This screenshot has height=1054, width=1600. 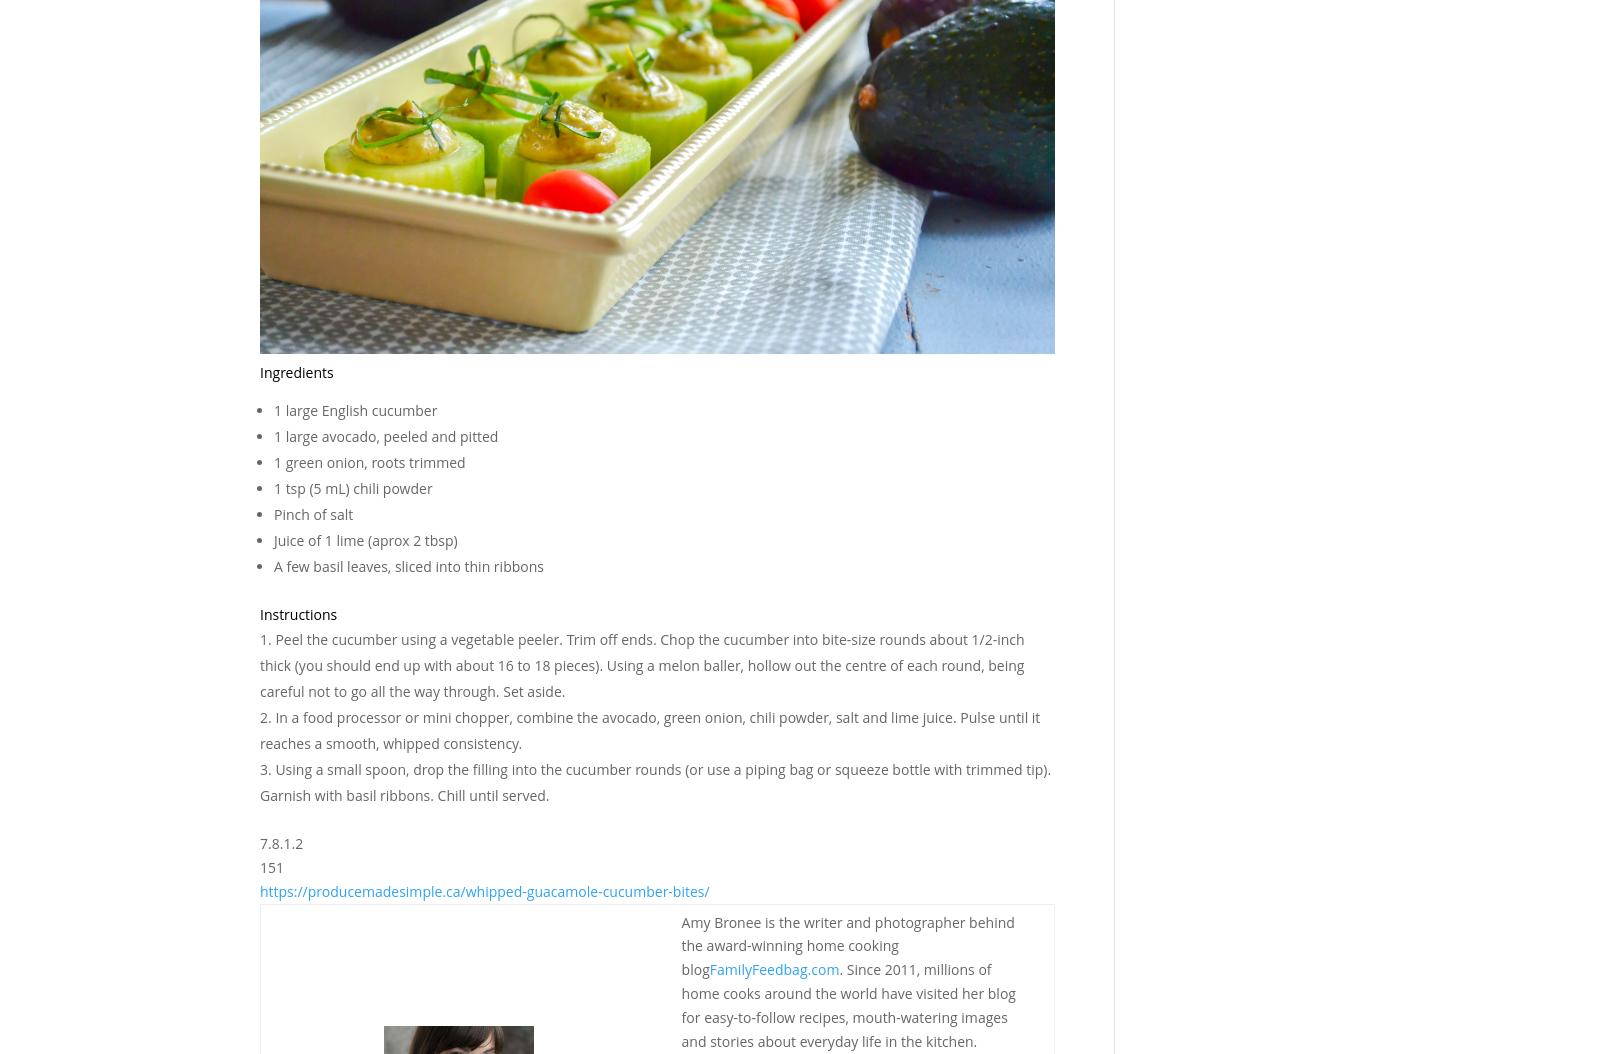 What do you see at coordinates (260, 665) in the screenshot?
I see `'Peel the cucumber using a vegetable peeler. Trim off ends. Chop the cucumber into bite-size rounds about 1/2-inch thick (you should end up with about 16 to 18 pieces). Using a melon baller, hollow out the centre of each round, being careful not to go all the way through. Set aside.'` at bounding box center [260, 665].